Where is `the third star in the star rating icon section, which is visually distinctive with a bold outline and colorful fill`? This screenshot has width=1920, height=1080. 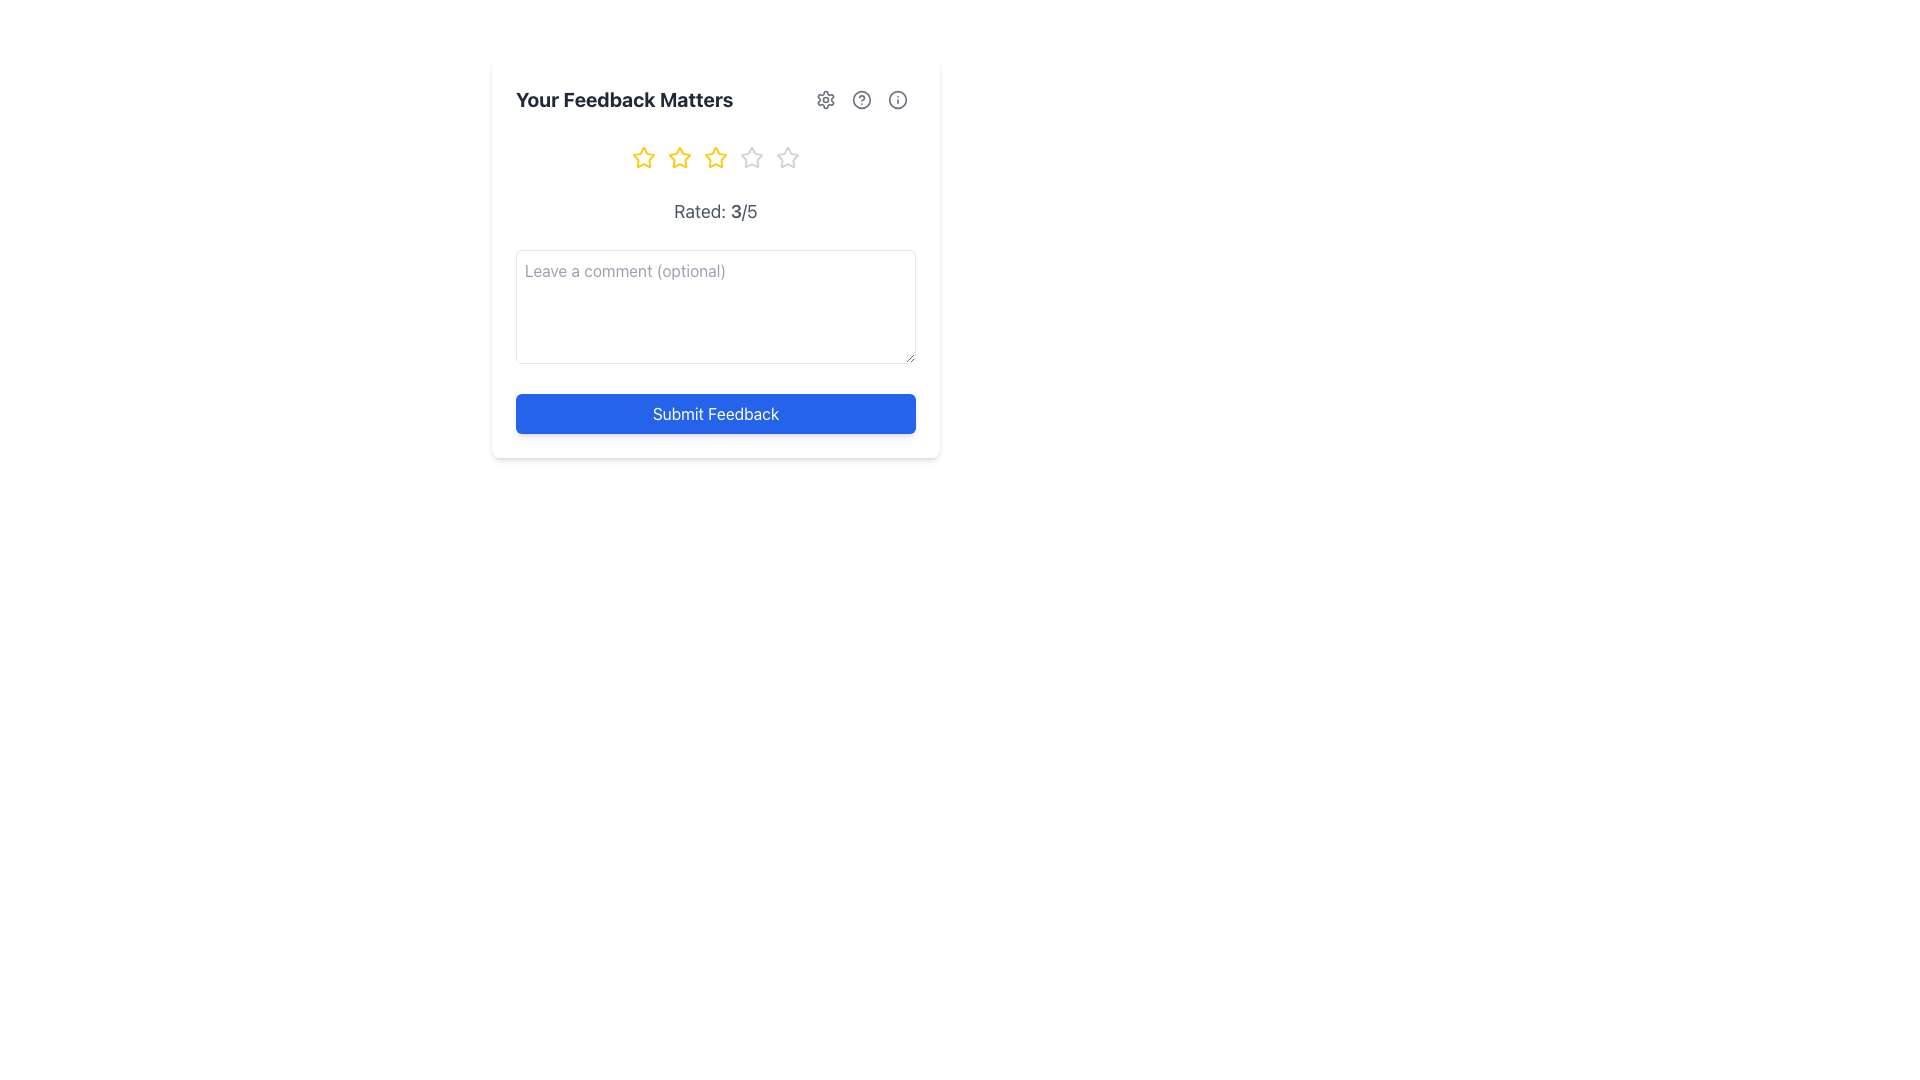 the third star in the star rating icon section, which is visually distinctive with a bold outline and colorful fill is located at coordinates (715, 156).